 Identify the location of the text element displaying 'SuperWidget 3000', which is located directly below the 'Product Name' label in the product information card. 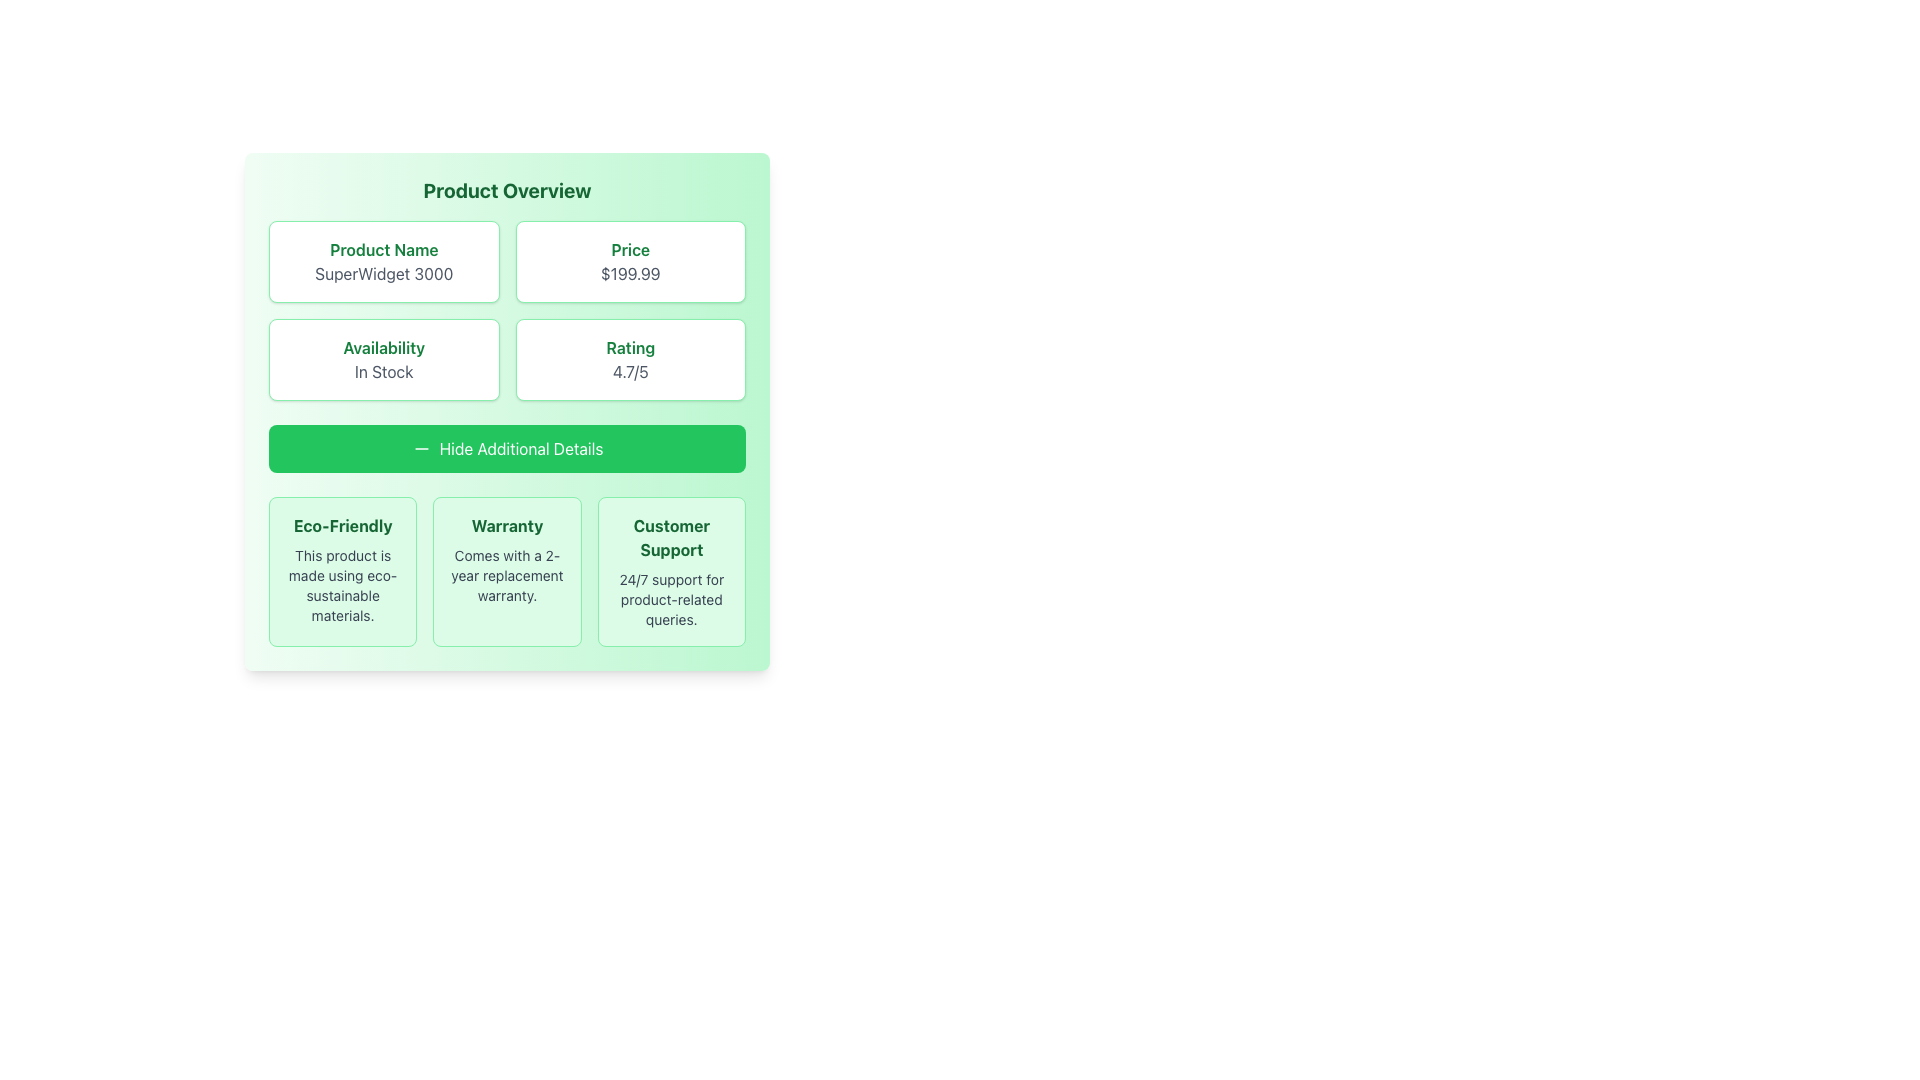
(384, 273).